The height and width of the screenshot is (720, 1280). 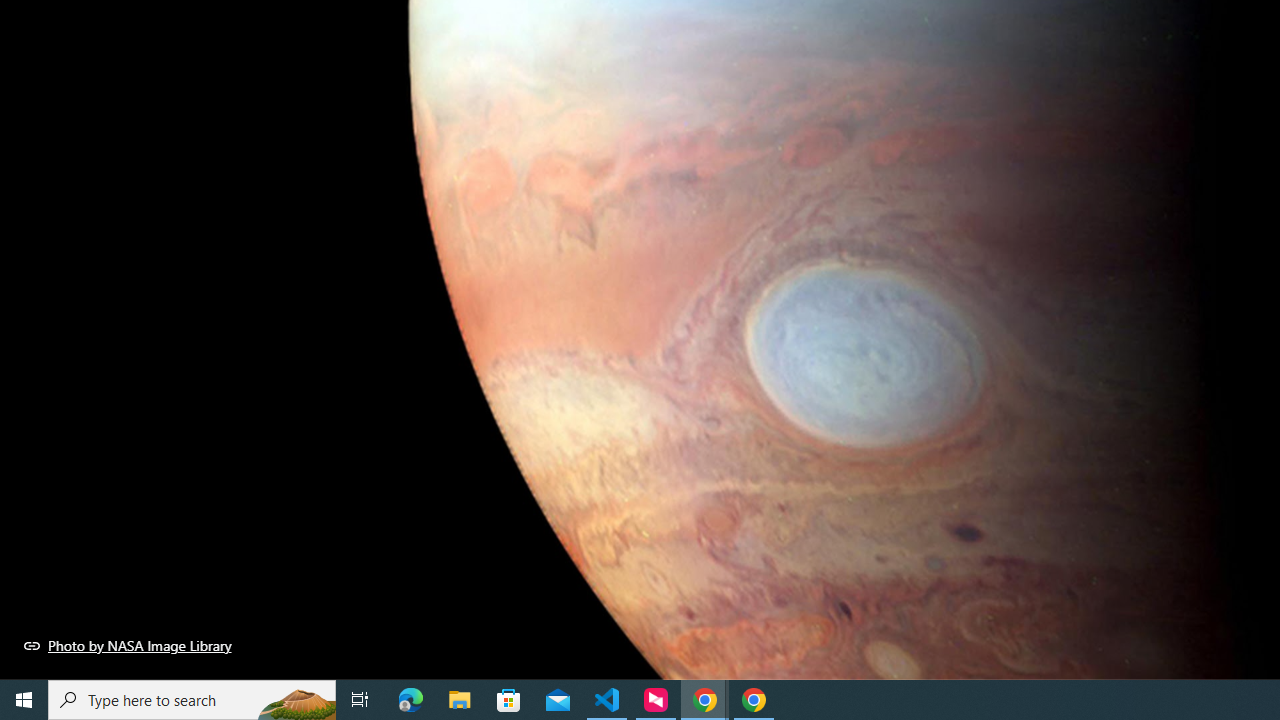 I want to click on 'Photo by NASA Image Library', so click(x=127, y=645).